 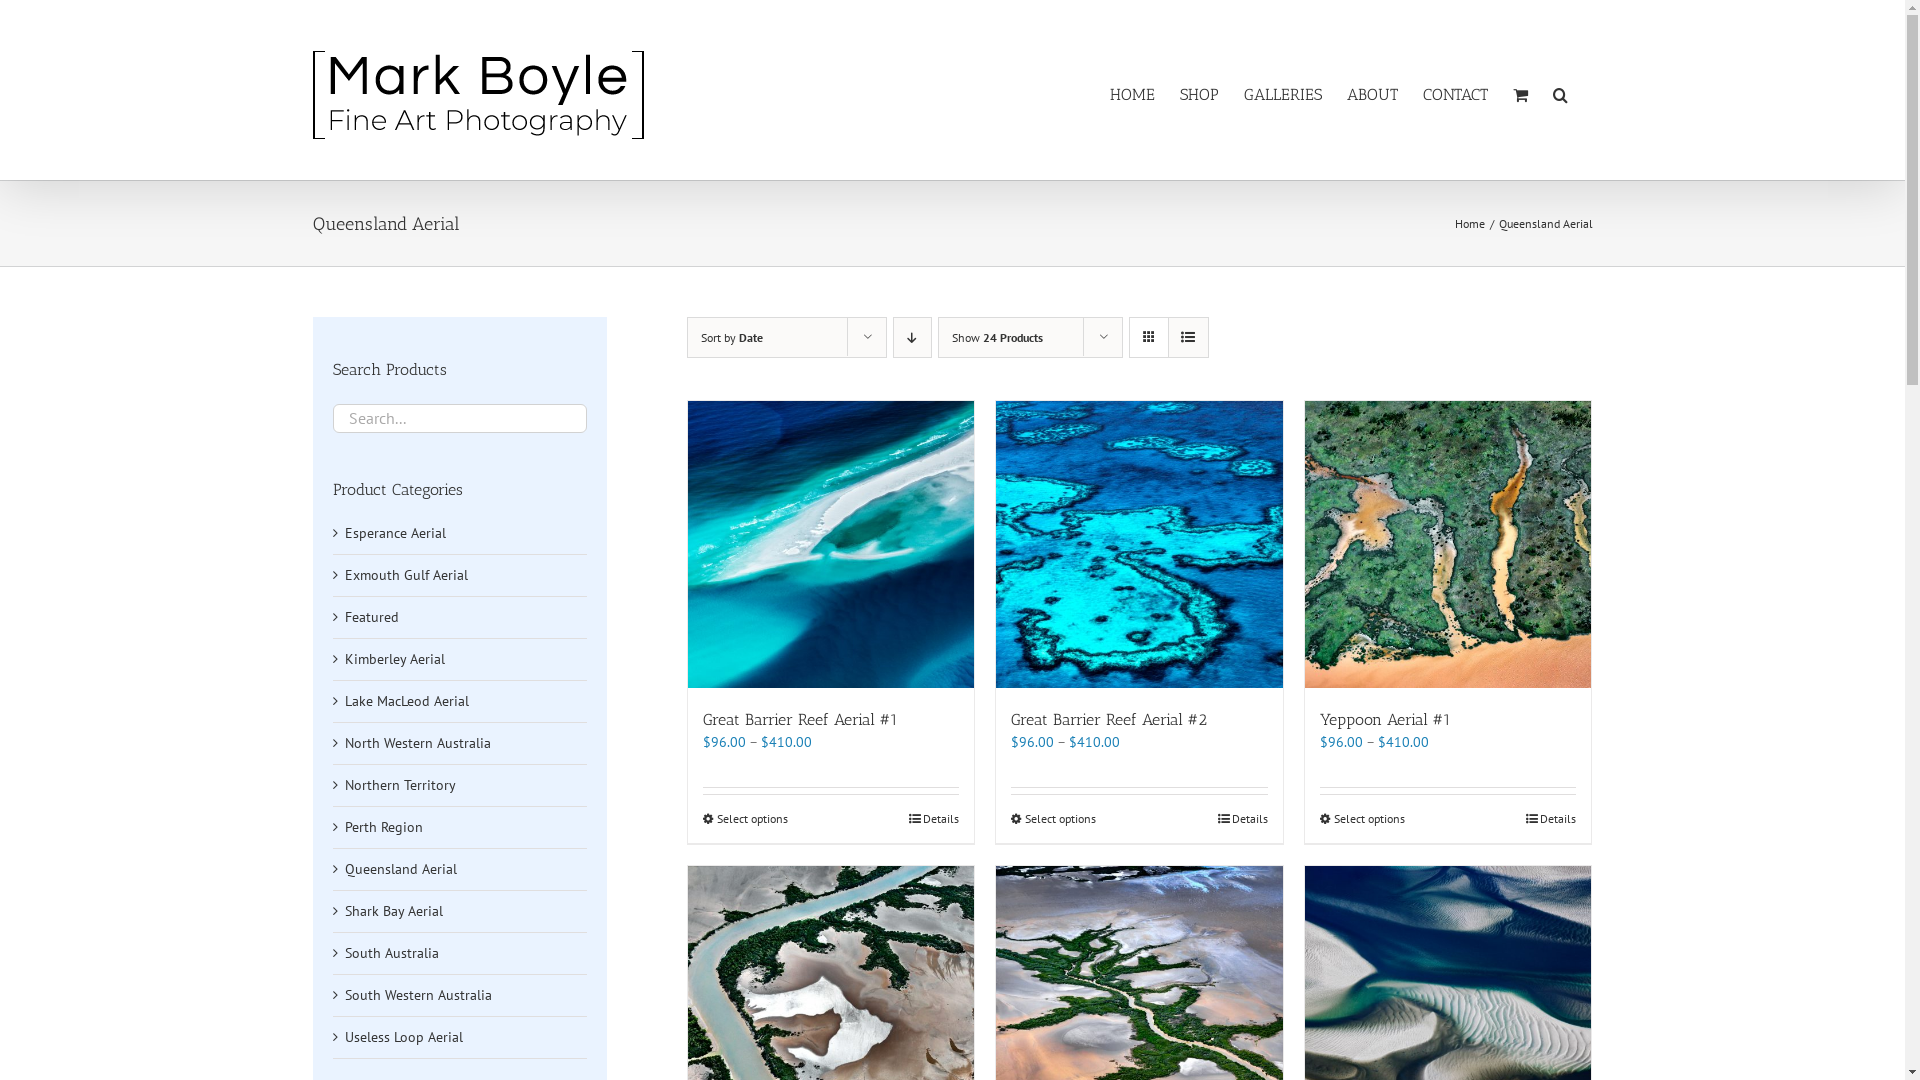 I want to click on 'Perth Region', so click(x=383, y=826).